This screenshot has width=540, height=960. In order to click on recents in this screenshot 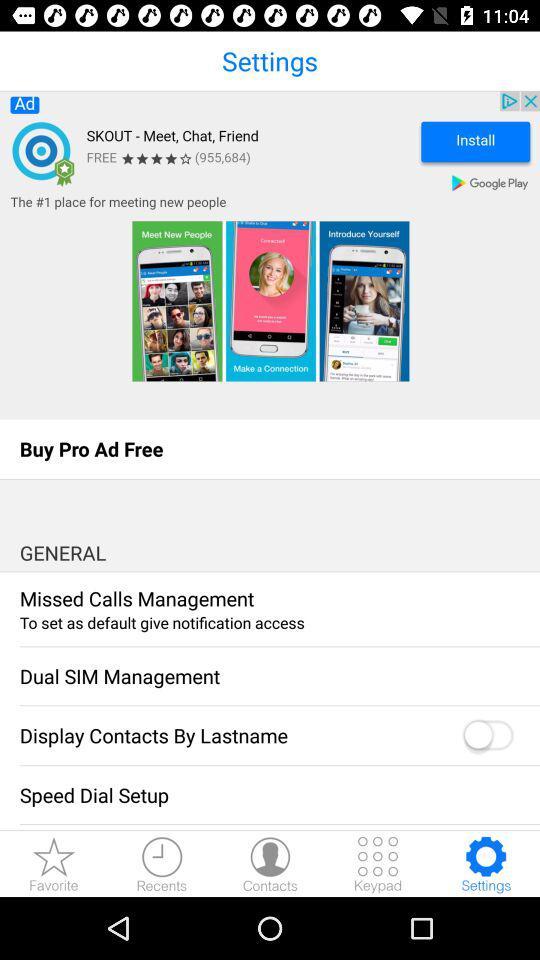, I will do `click(161, 863)`.